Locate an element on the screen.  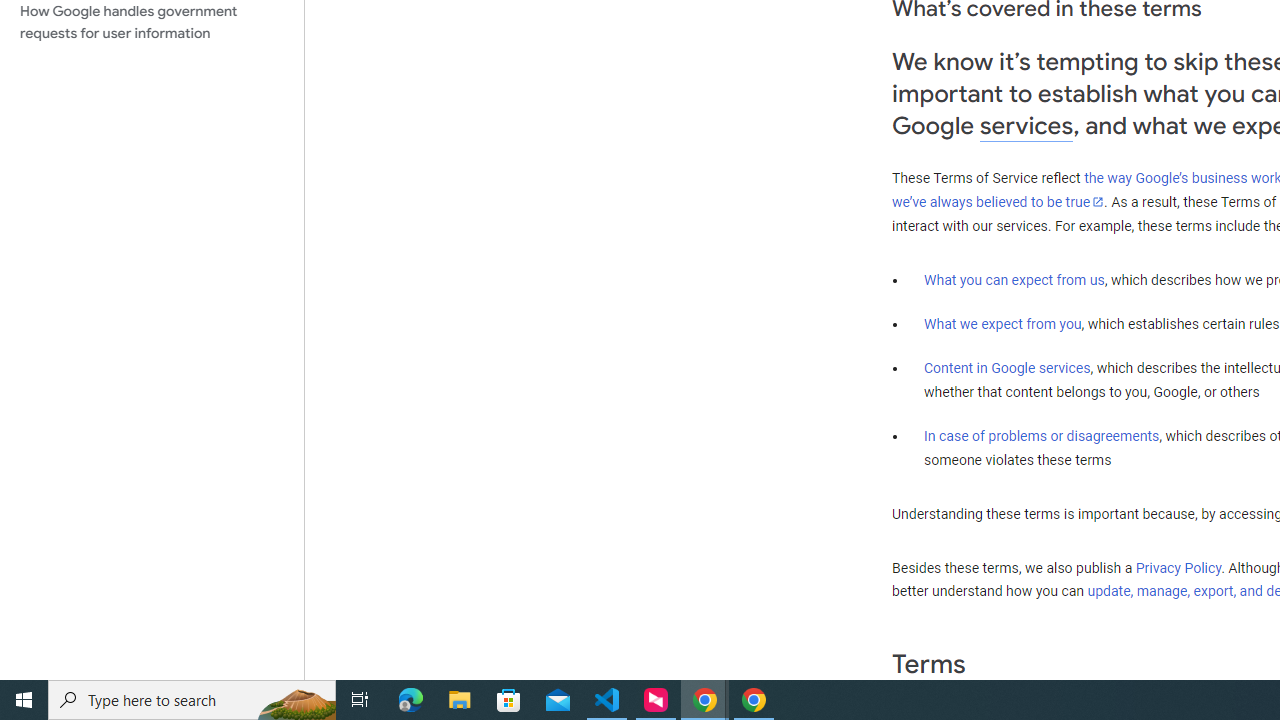
'In case of problems or disagreements' is located at coordinates (1040, 434).